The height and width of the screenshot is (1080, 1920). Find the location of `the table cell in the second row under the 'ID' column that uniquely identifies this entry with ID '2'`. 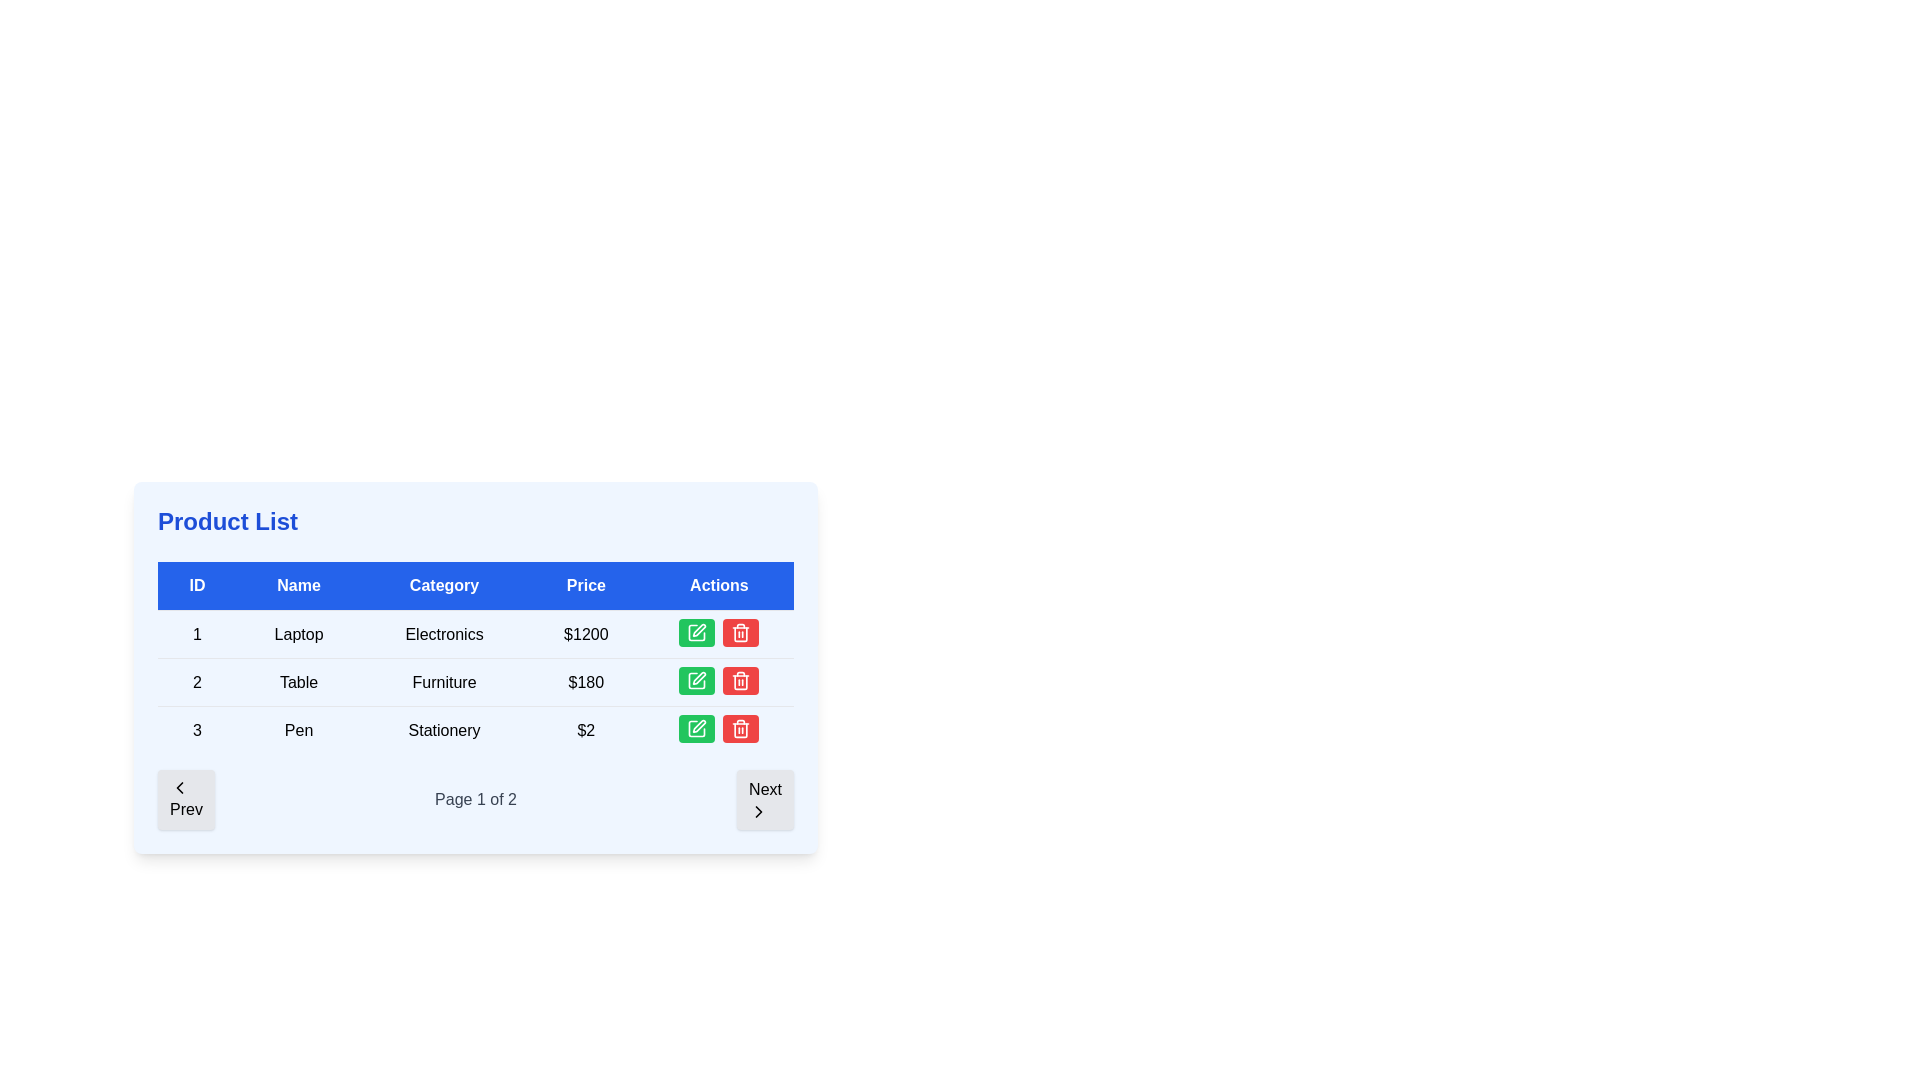

the table cell in the second row under the 'ID' column that uniquely identifies this entry with ID '2' is located at coordinates (197, 681).